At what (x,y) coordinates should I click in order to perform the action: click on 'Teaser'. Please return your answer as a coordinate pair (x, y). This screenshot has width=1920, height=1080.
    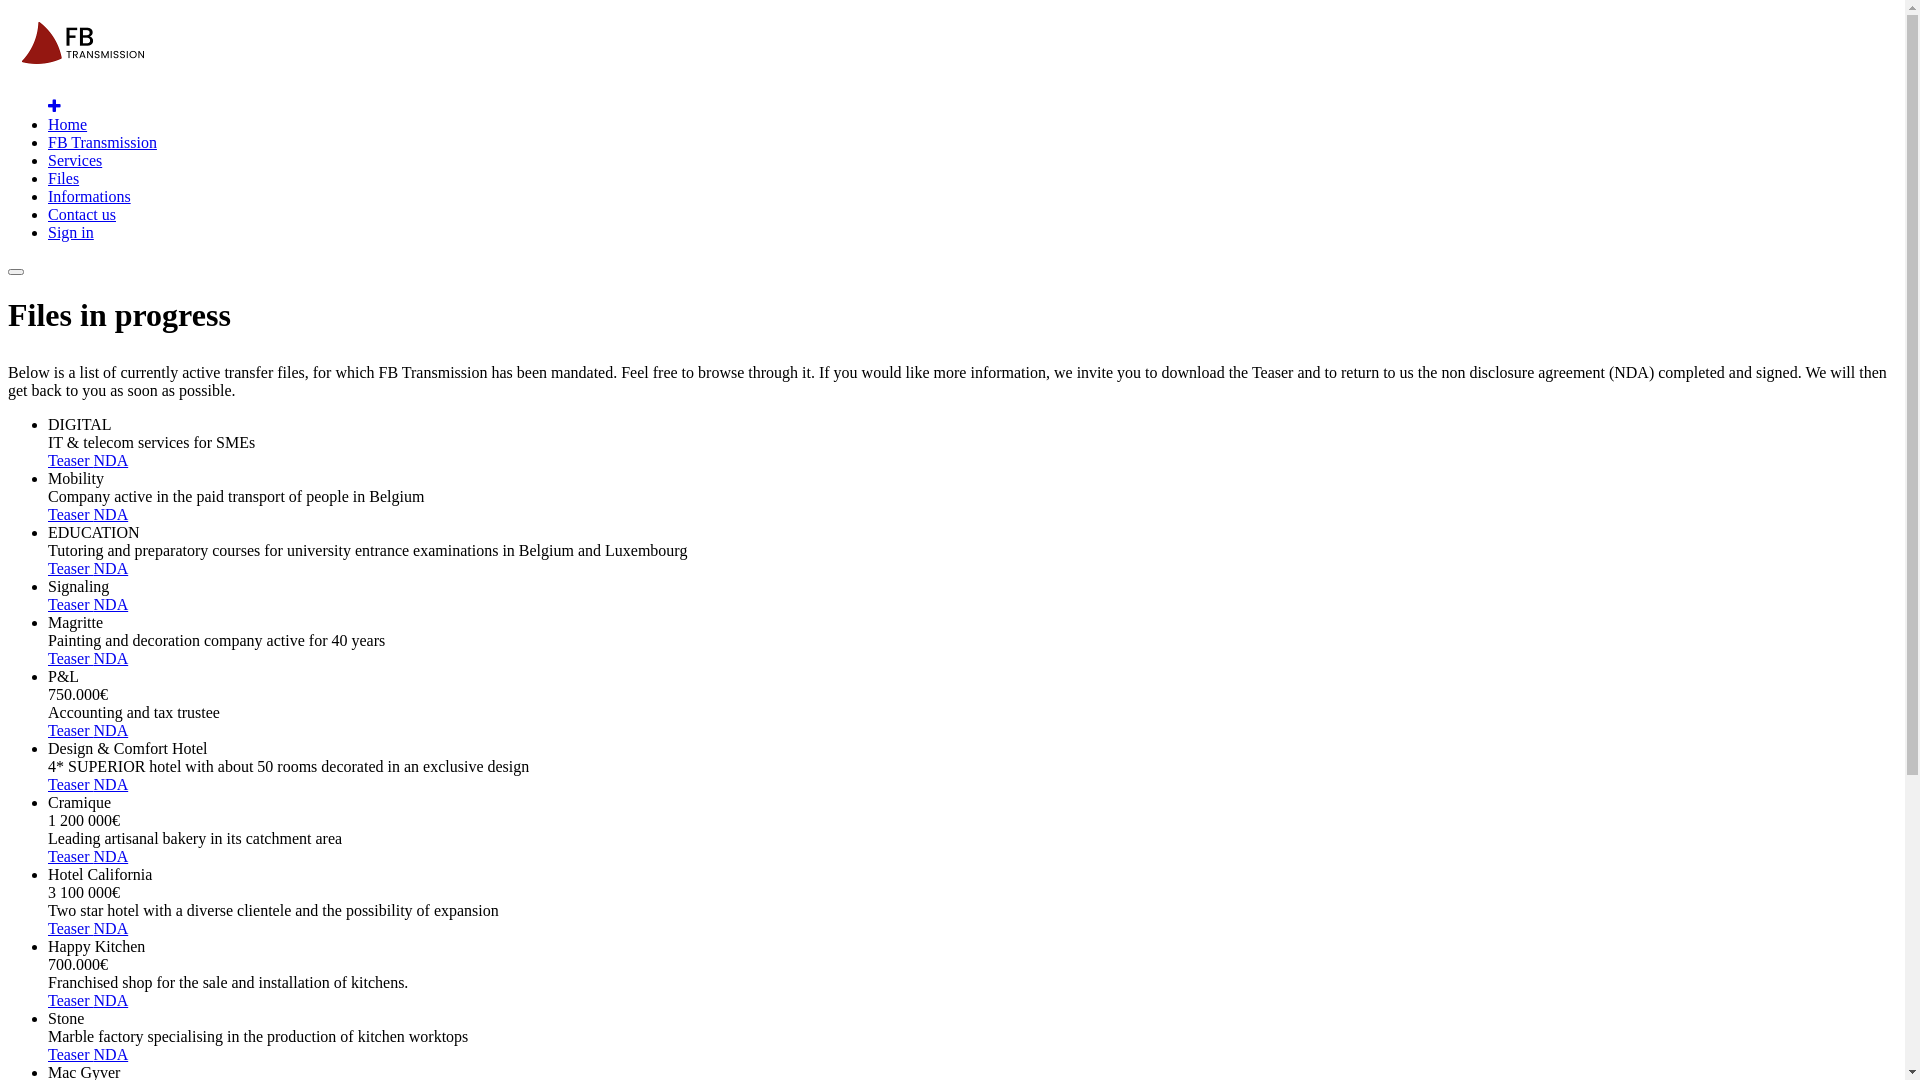
    Looking at the image, I should click on (71, 1053).